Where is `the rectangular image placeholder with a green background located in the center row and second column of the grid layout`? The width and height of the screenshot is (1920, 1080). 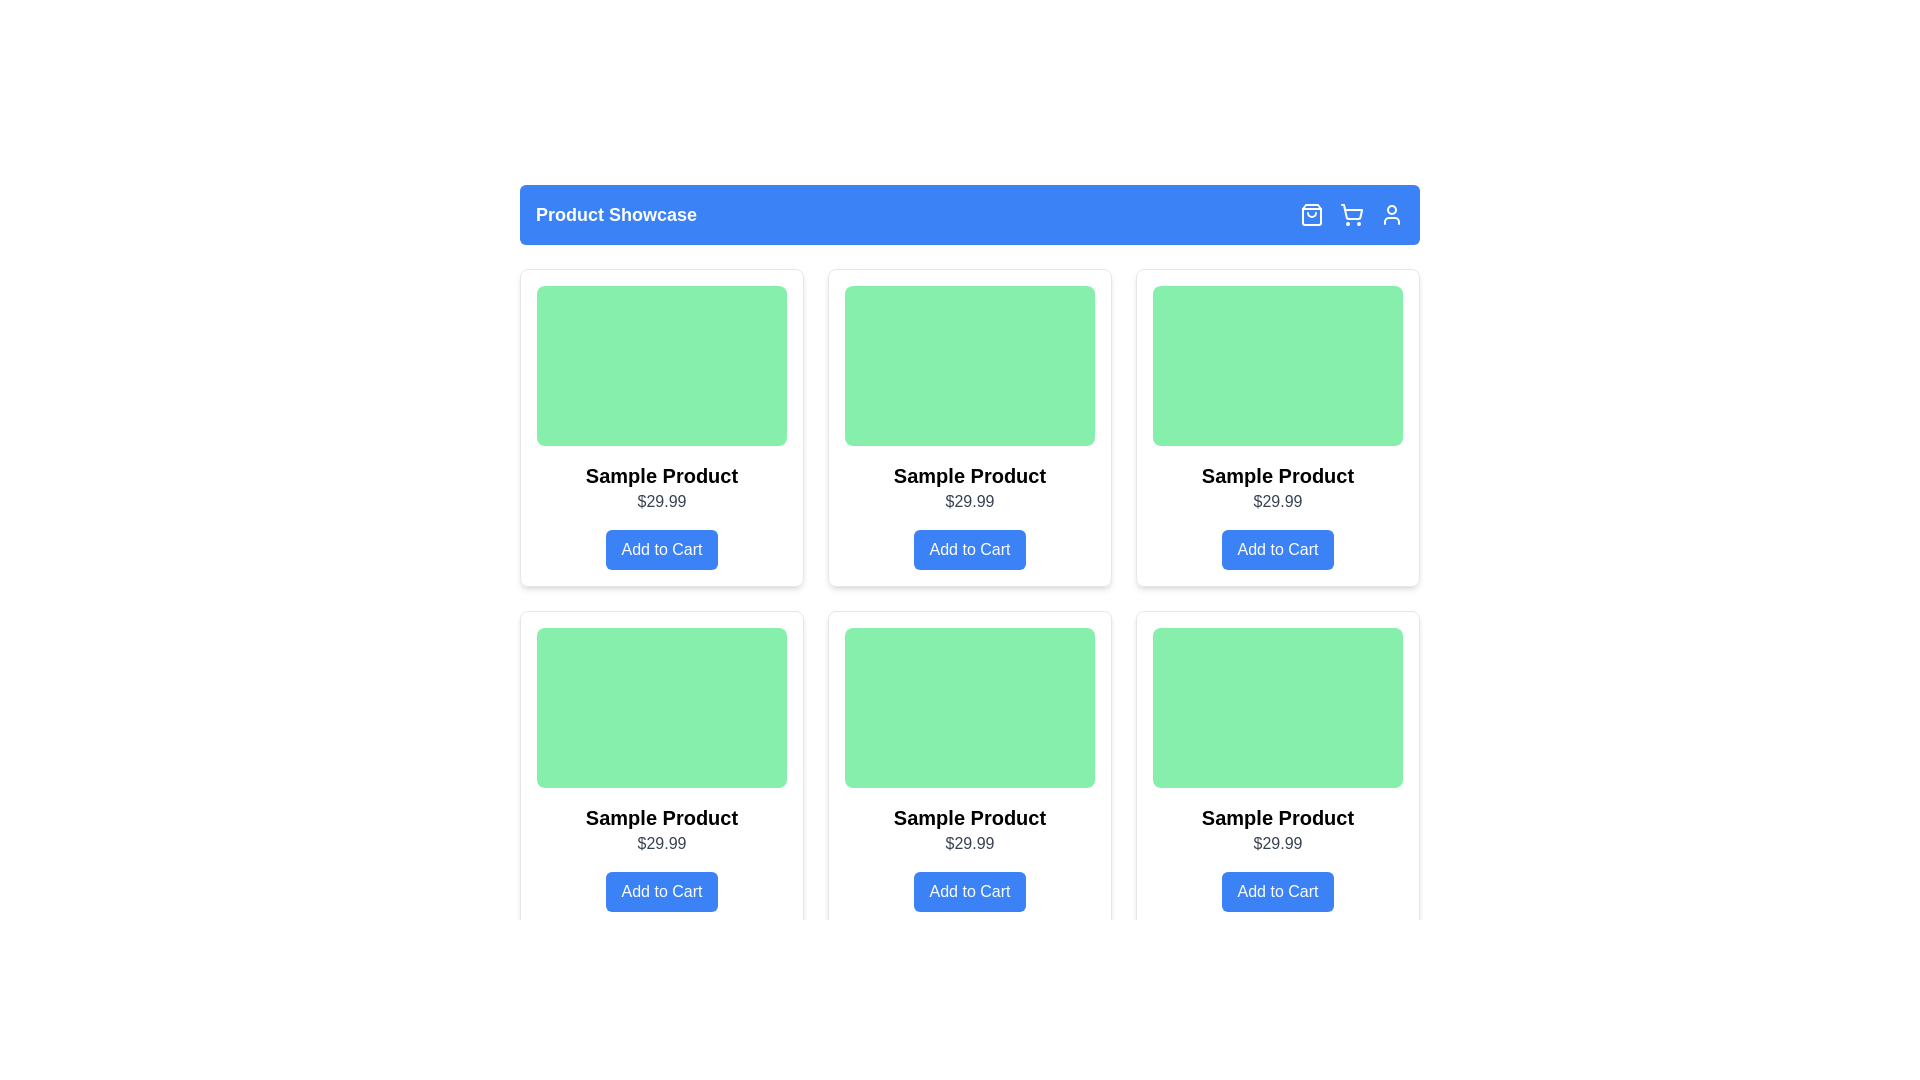
the rectangular image placeholder with a green background located in the center row and second column of the grid layout is located at coordinates (969, 707).